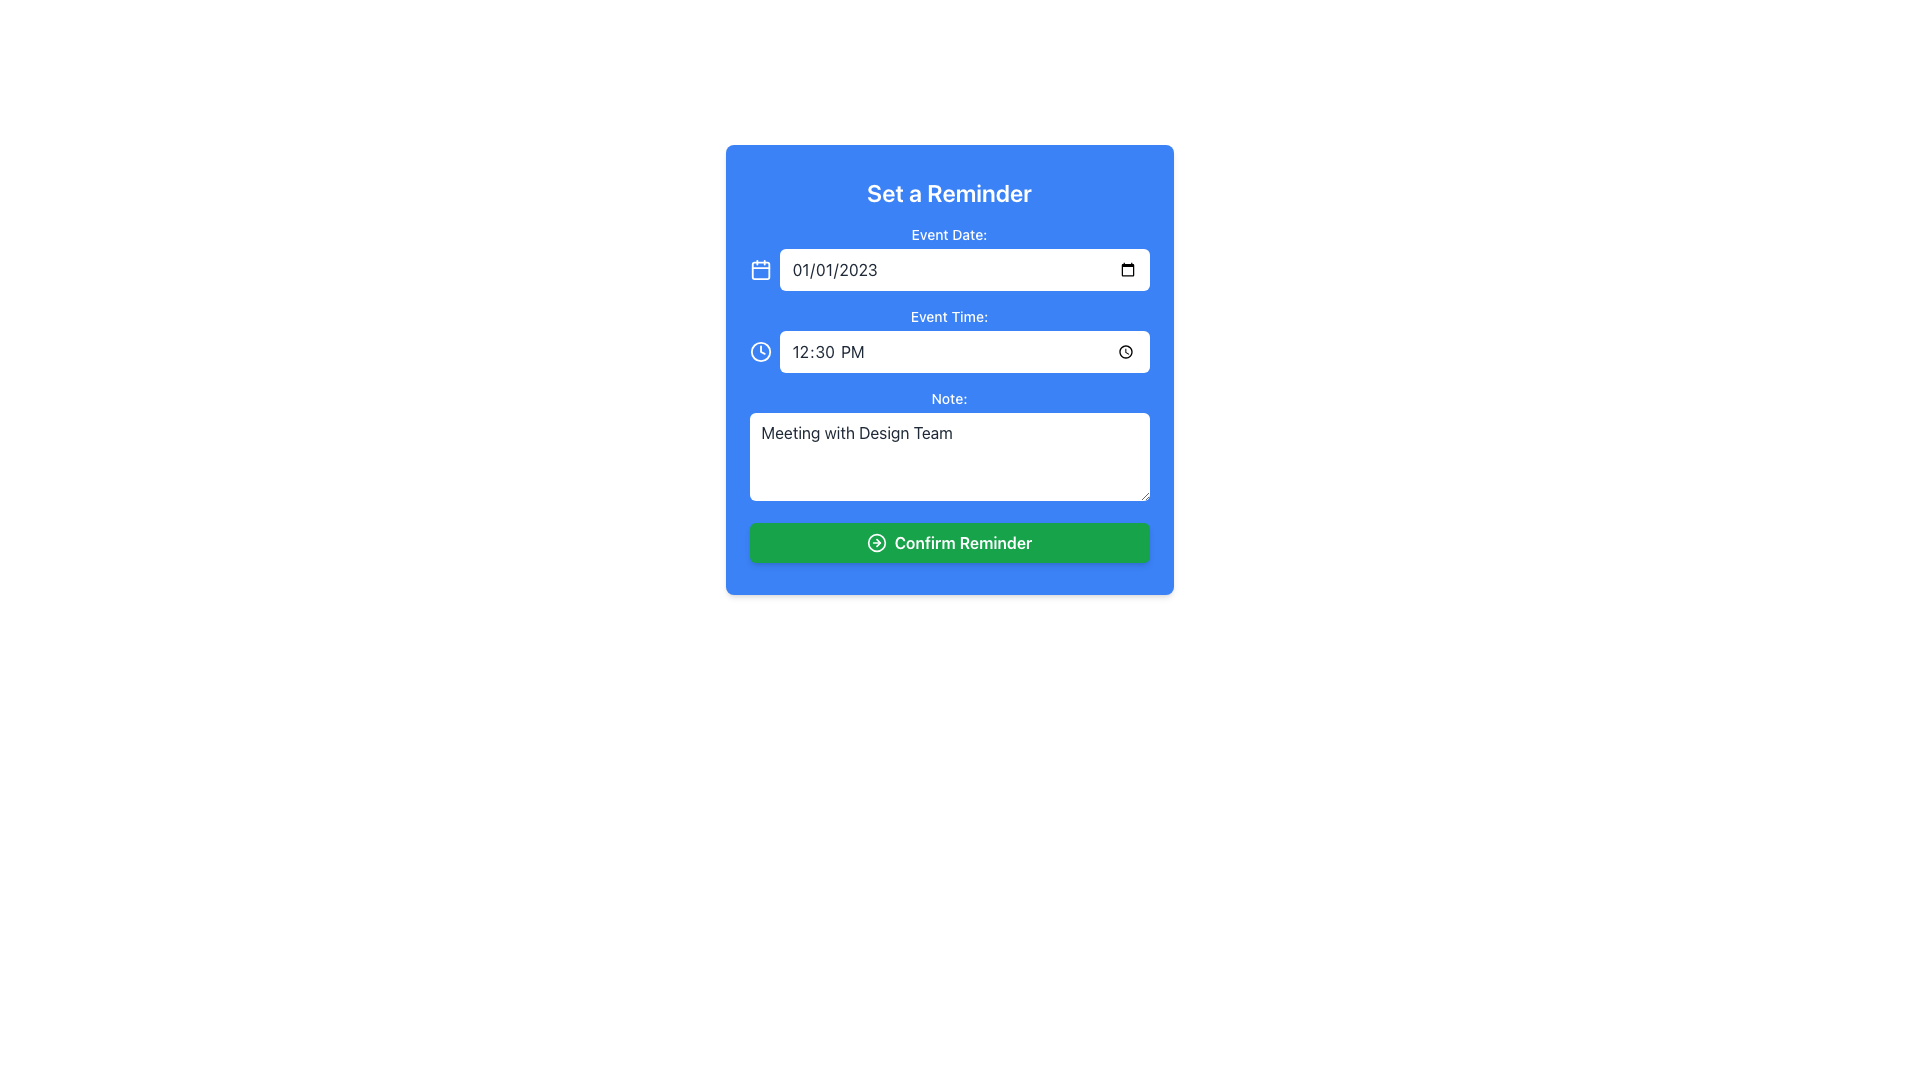 The height and width of the screenshot is (1080, 1920). Describe the element at coordinates (963, 543) in the screenshot. I see `the 'Confirm Reminder' button, which is a white text on a green rounded button located at the bottom of the 'Set a Reminder' modal dialog` at that location.